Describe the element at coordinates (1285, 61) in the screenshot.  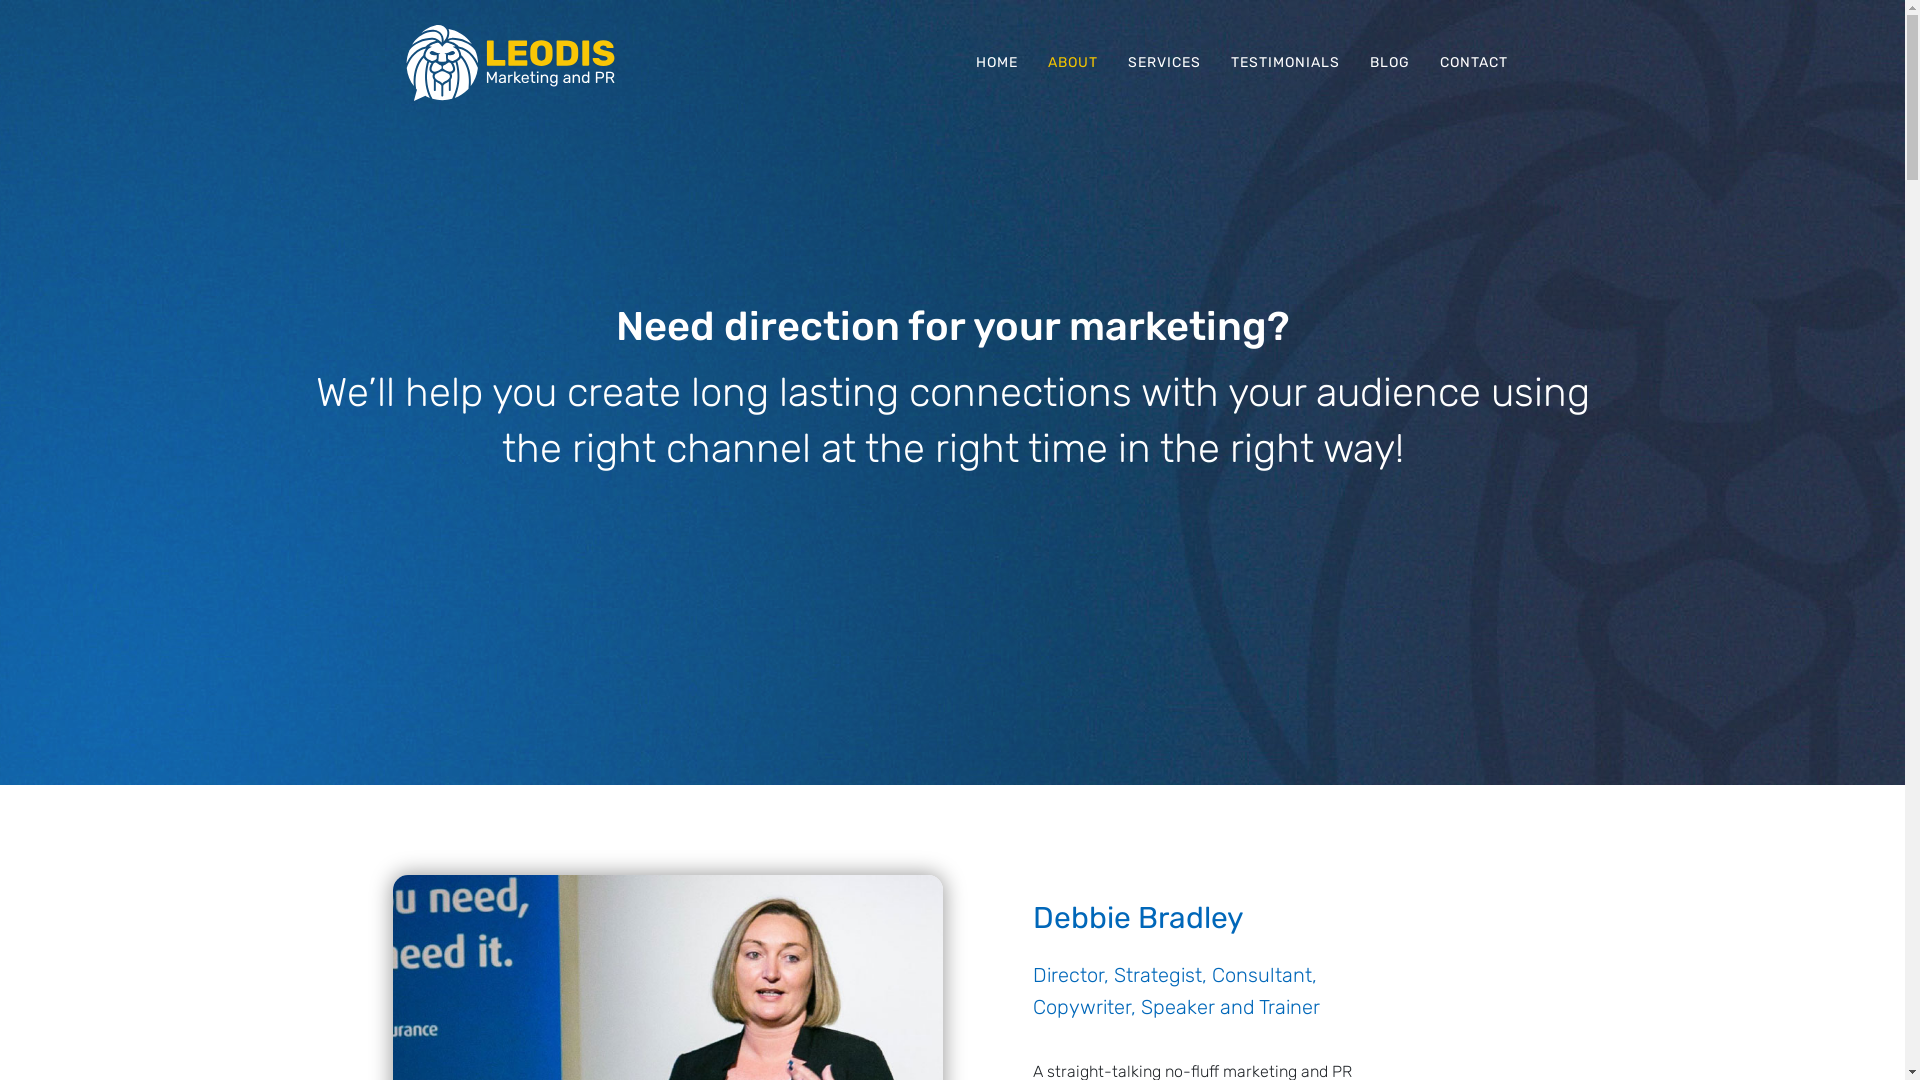
I see `'TESTIMONIALS'` at that location.